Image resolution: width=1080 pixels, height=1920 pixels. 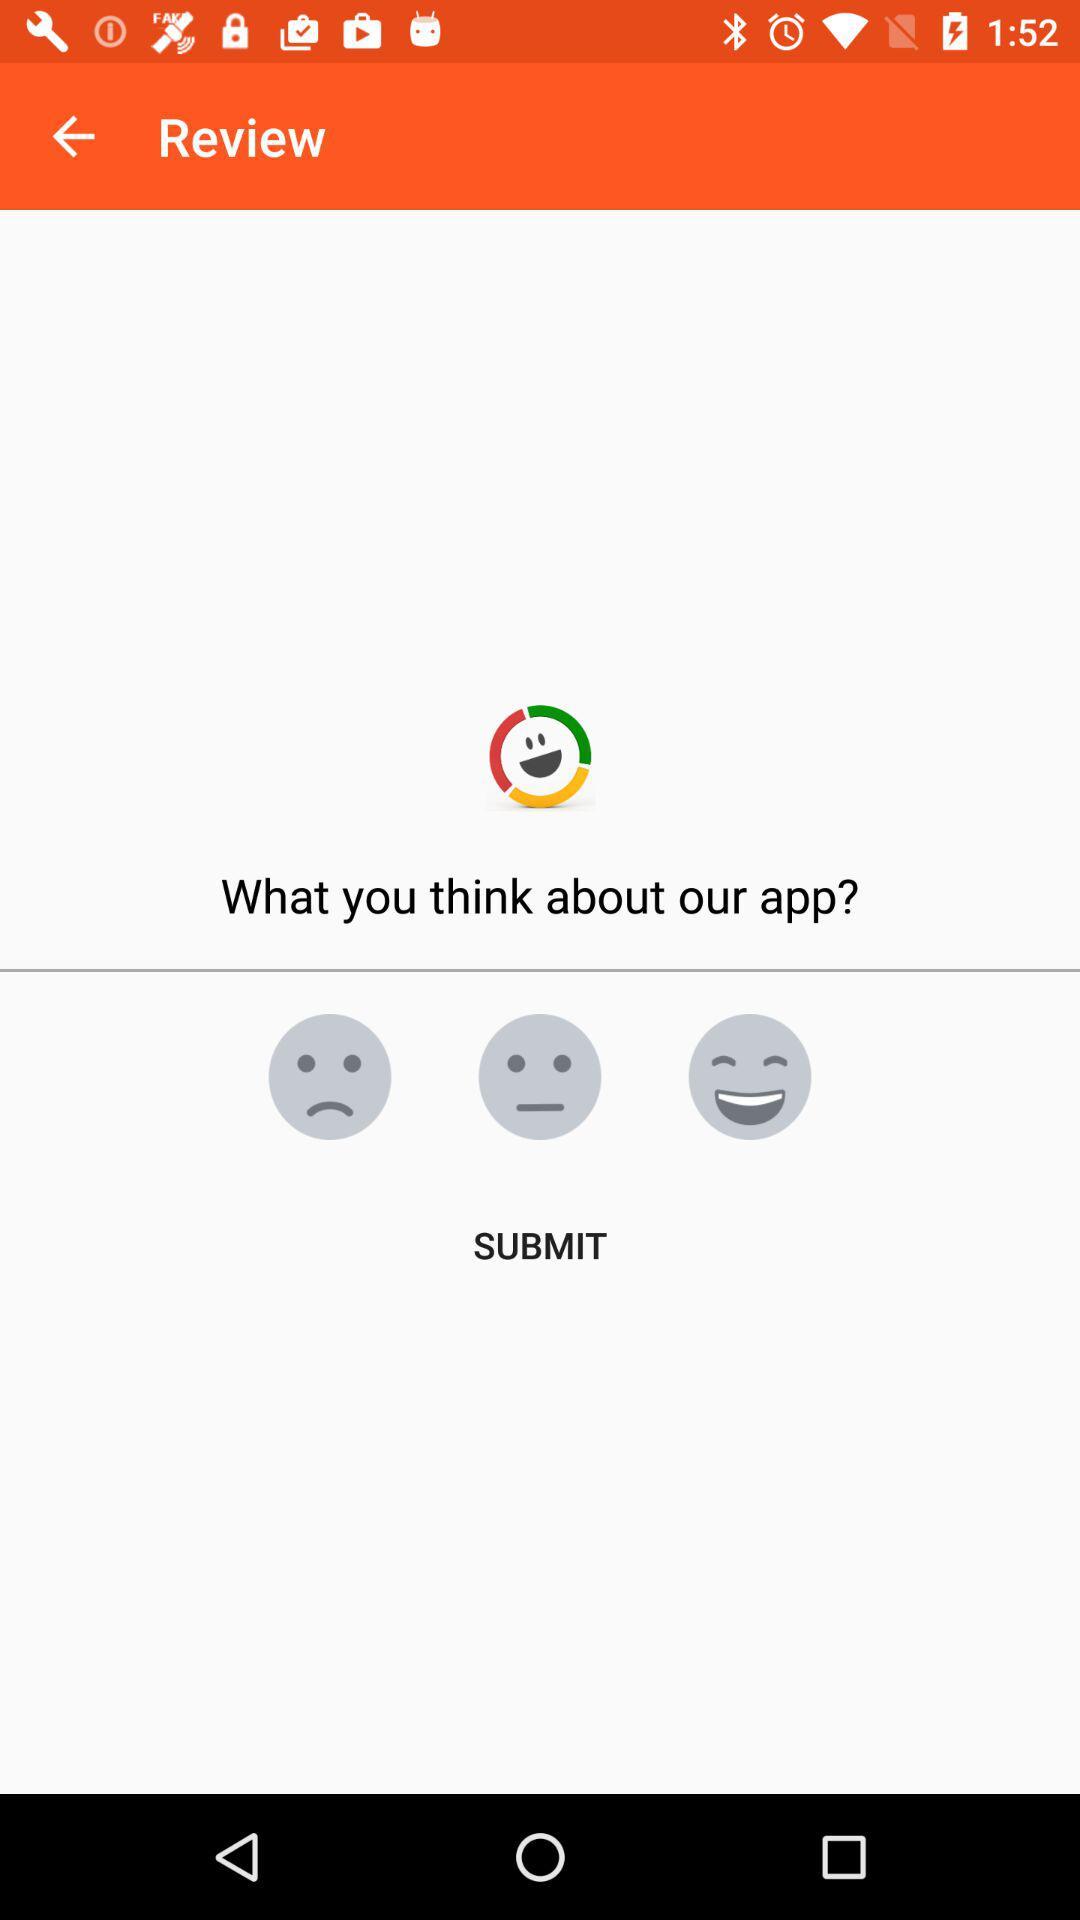 I want to click on the item above submit item, so click(x=540, y=1075).